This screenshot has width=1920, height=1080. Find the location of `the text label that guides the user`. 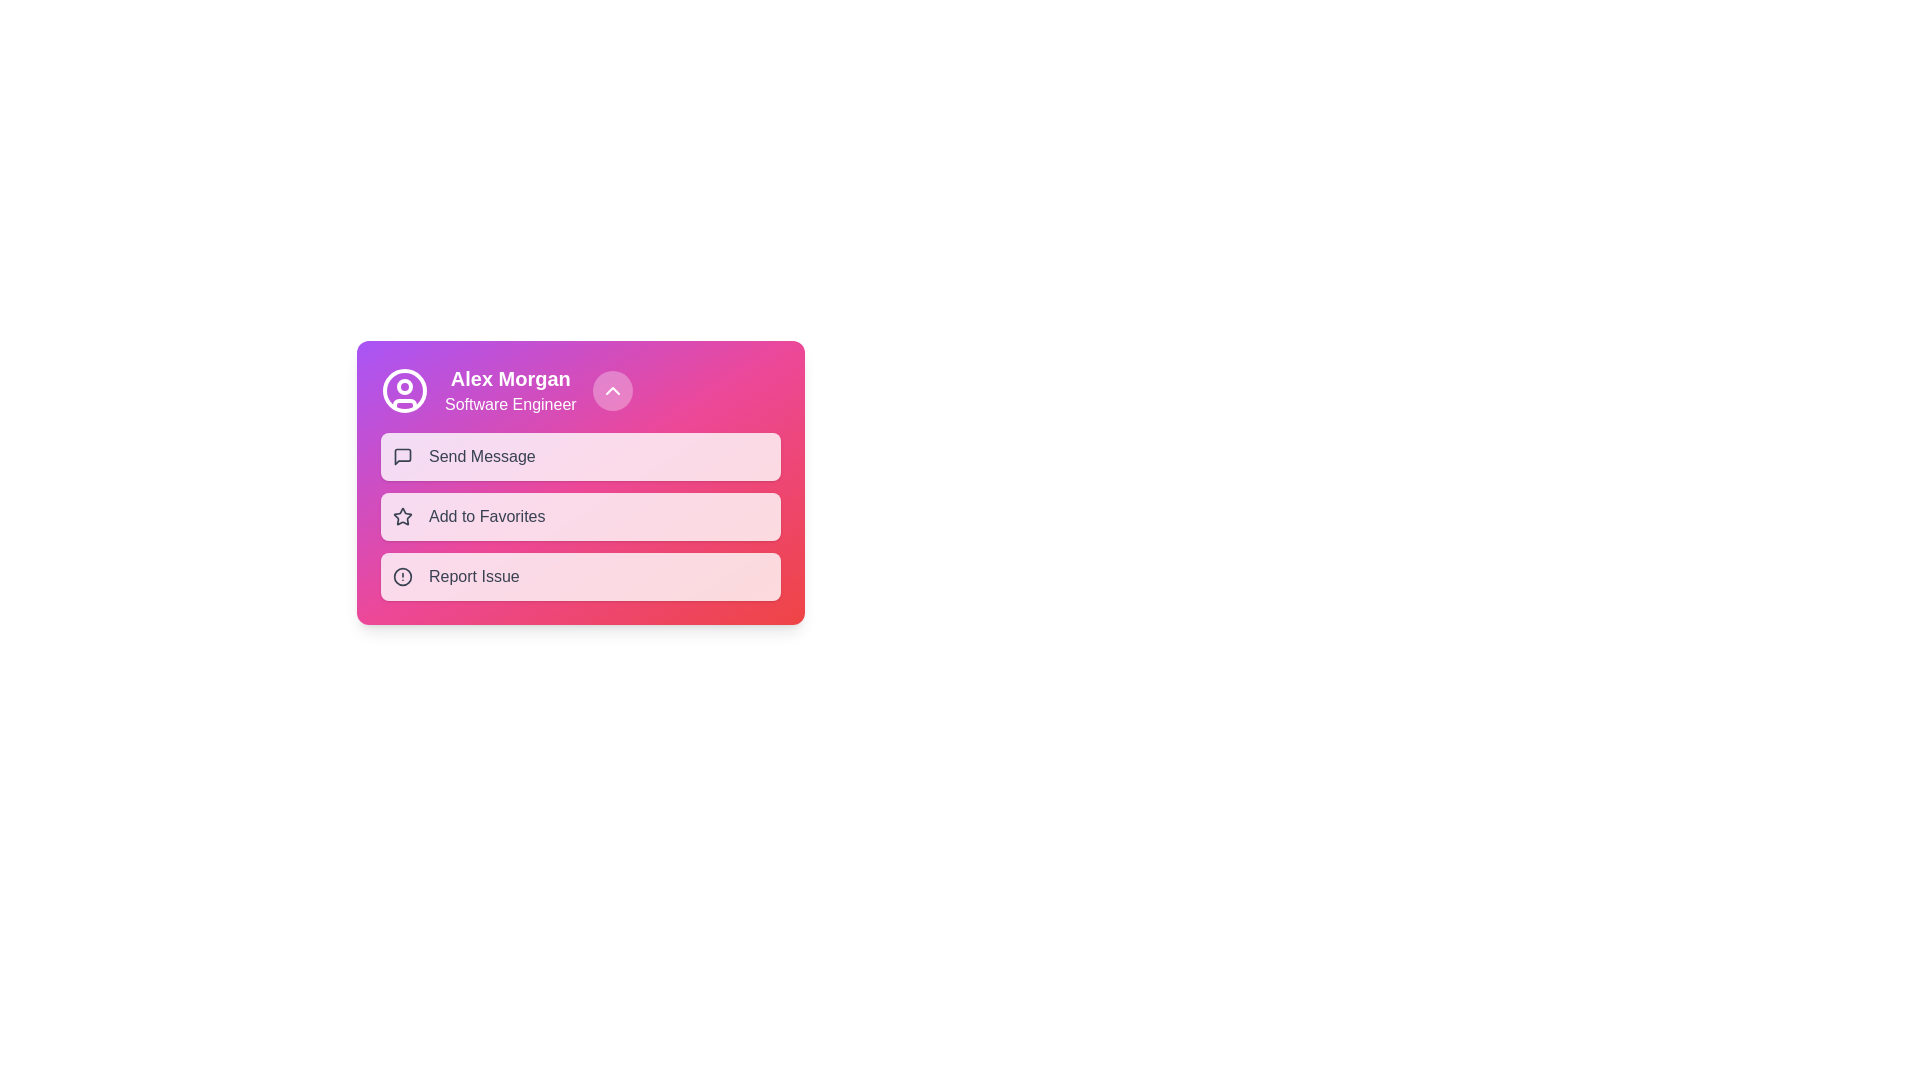

the text label that guides the user is located at coordinates (473, 577).